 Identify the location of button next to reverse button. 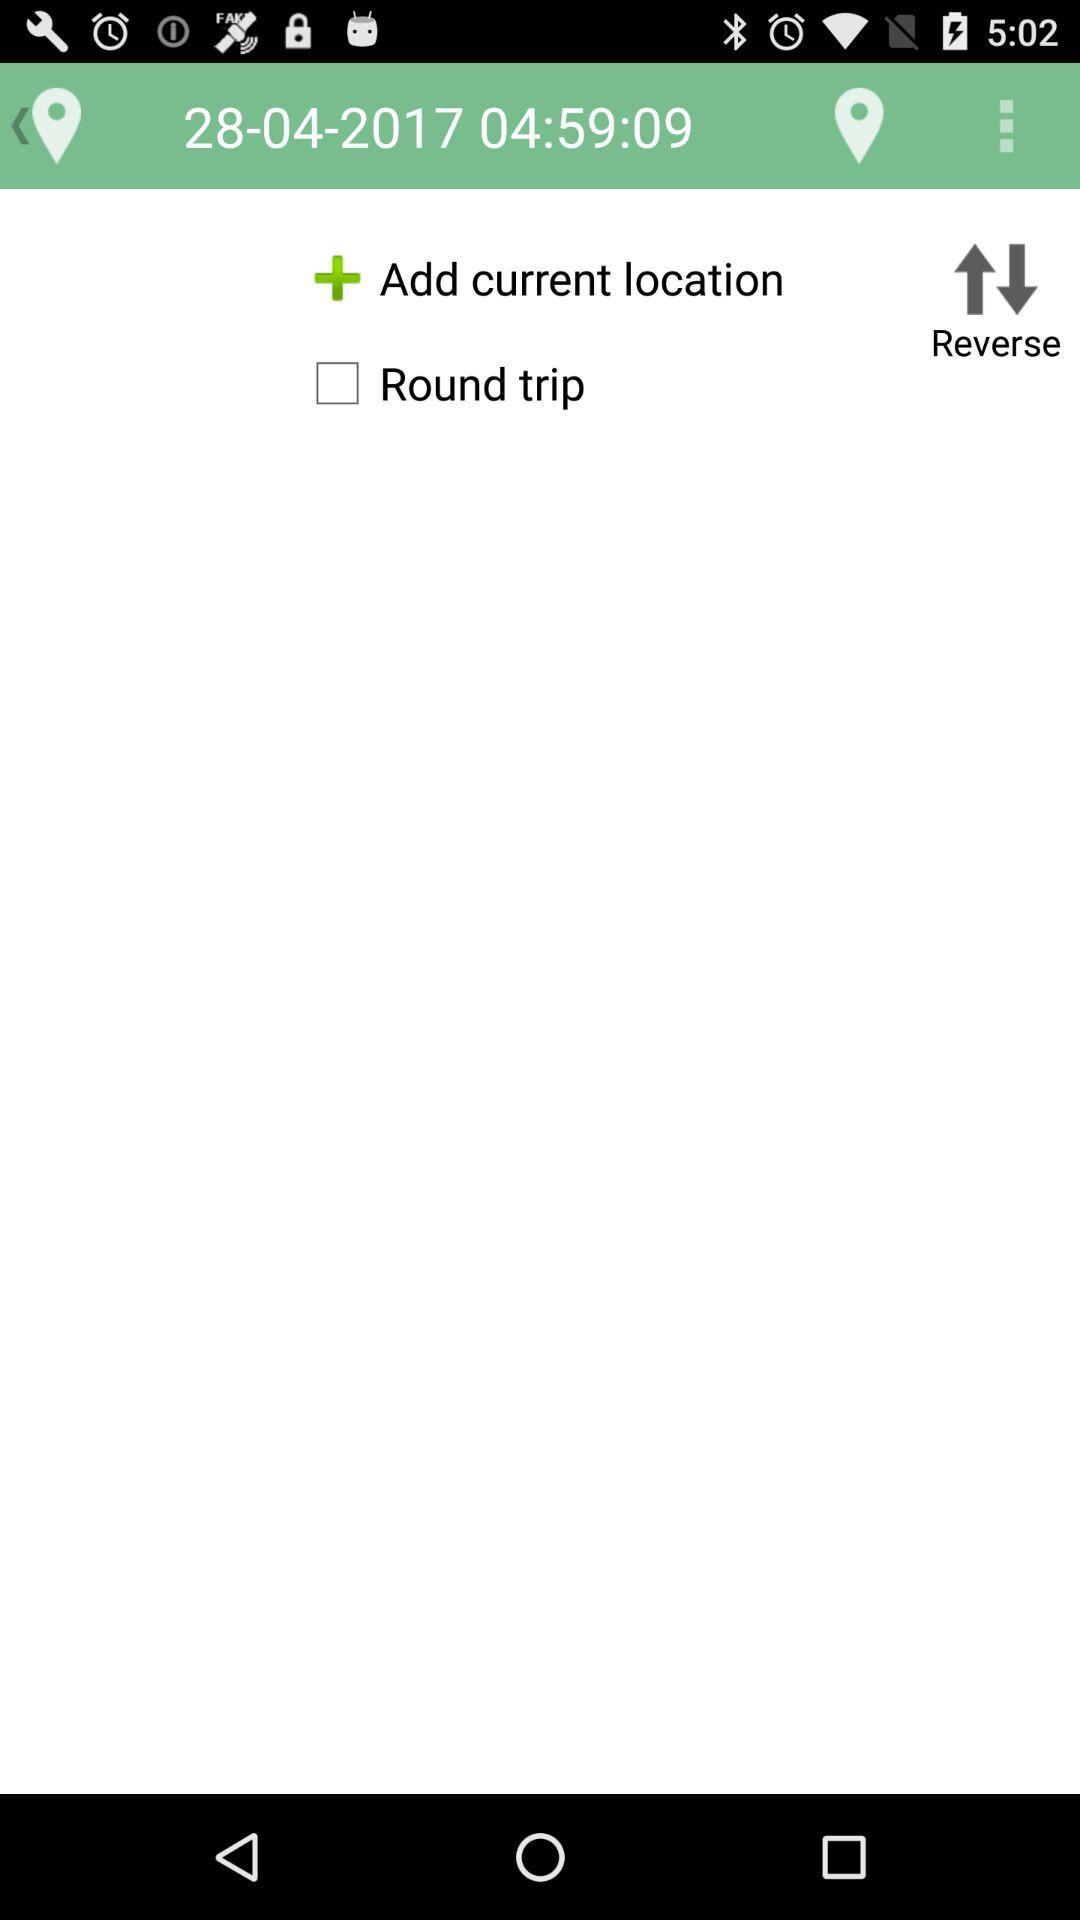
(439, 383).